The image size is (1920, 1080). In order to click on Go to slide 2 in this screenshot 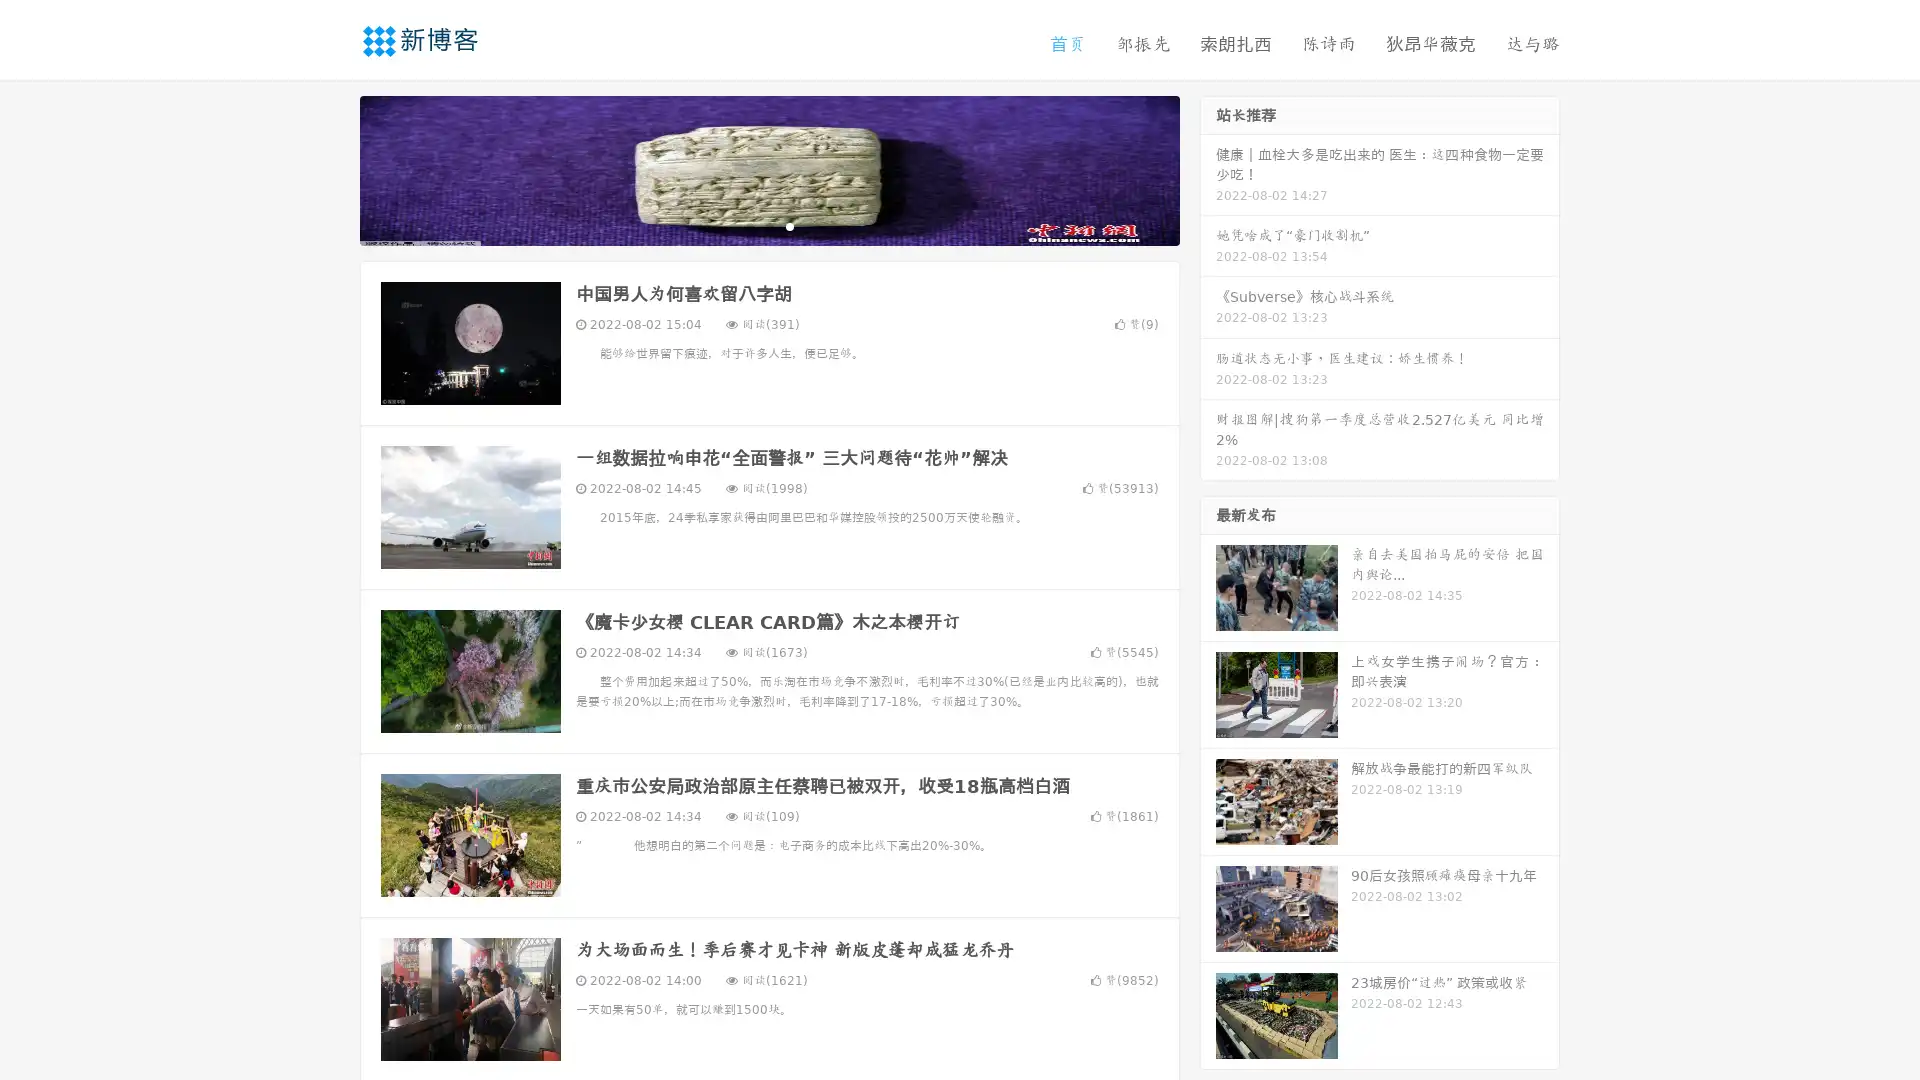, I will do `click(768, 225)`.